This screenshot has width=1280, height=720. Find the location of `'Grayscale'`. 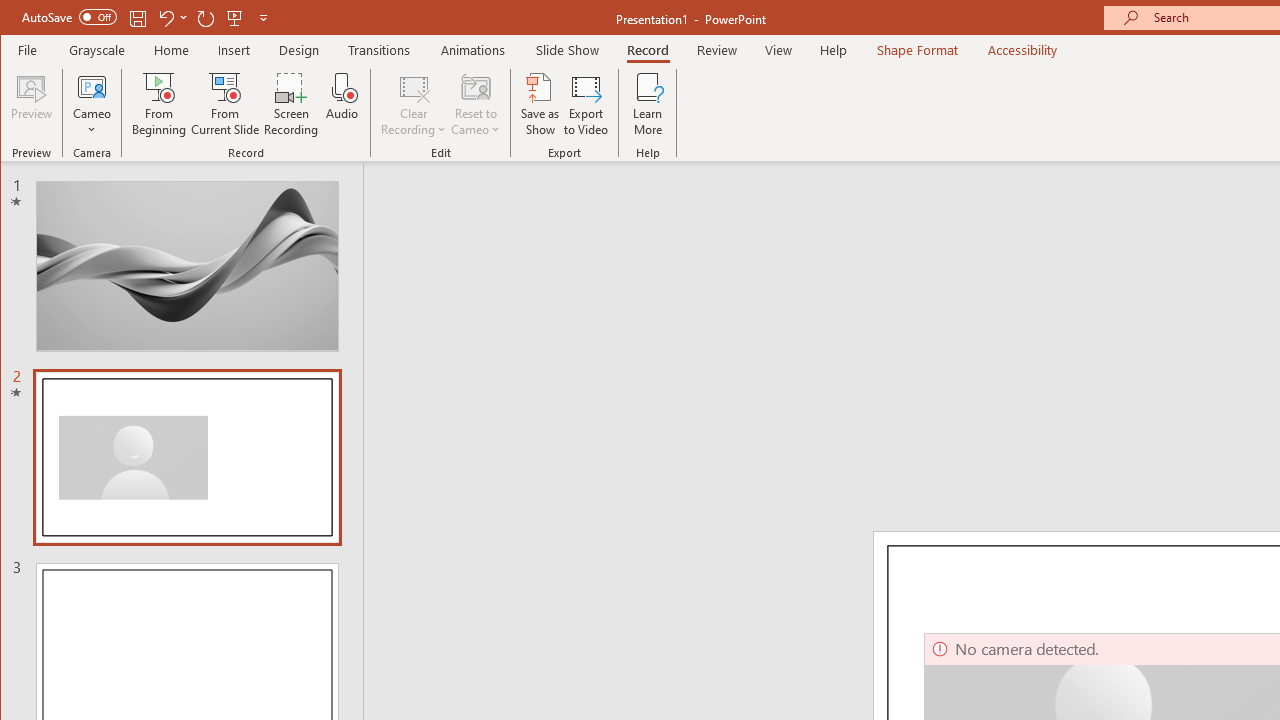

'Grayscale' is located at coordinates (96, 49).